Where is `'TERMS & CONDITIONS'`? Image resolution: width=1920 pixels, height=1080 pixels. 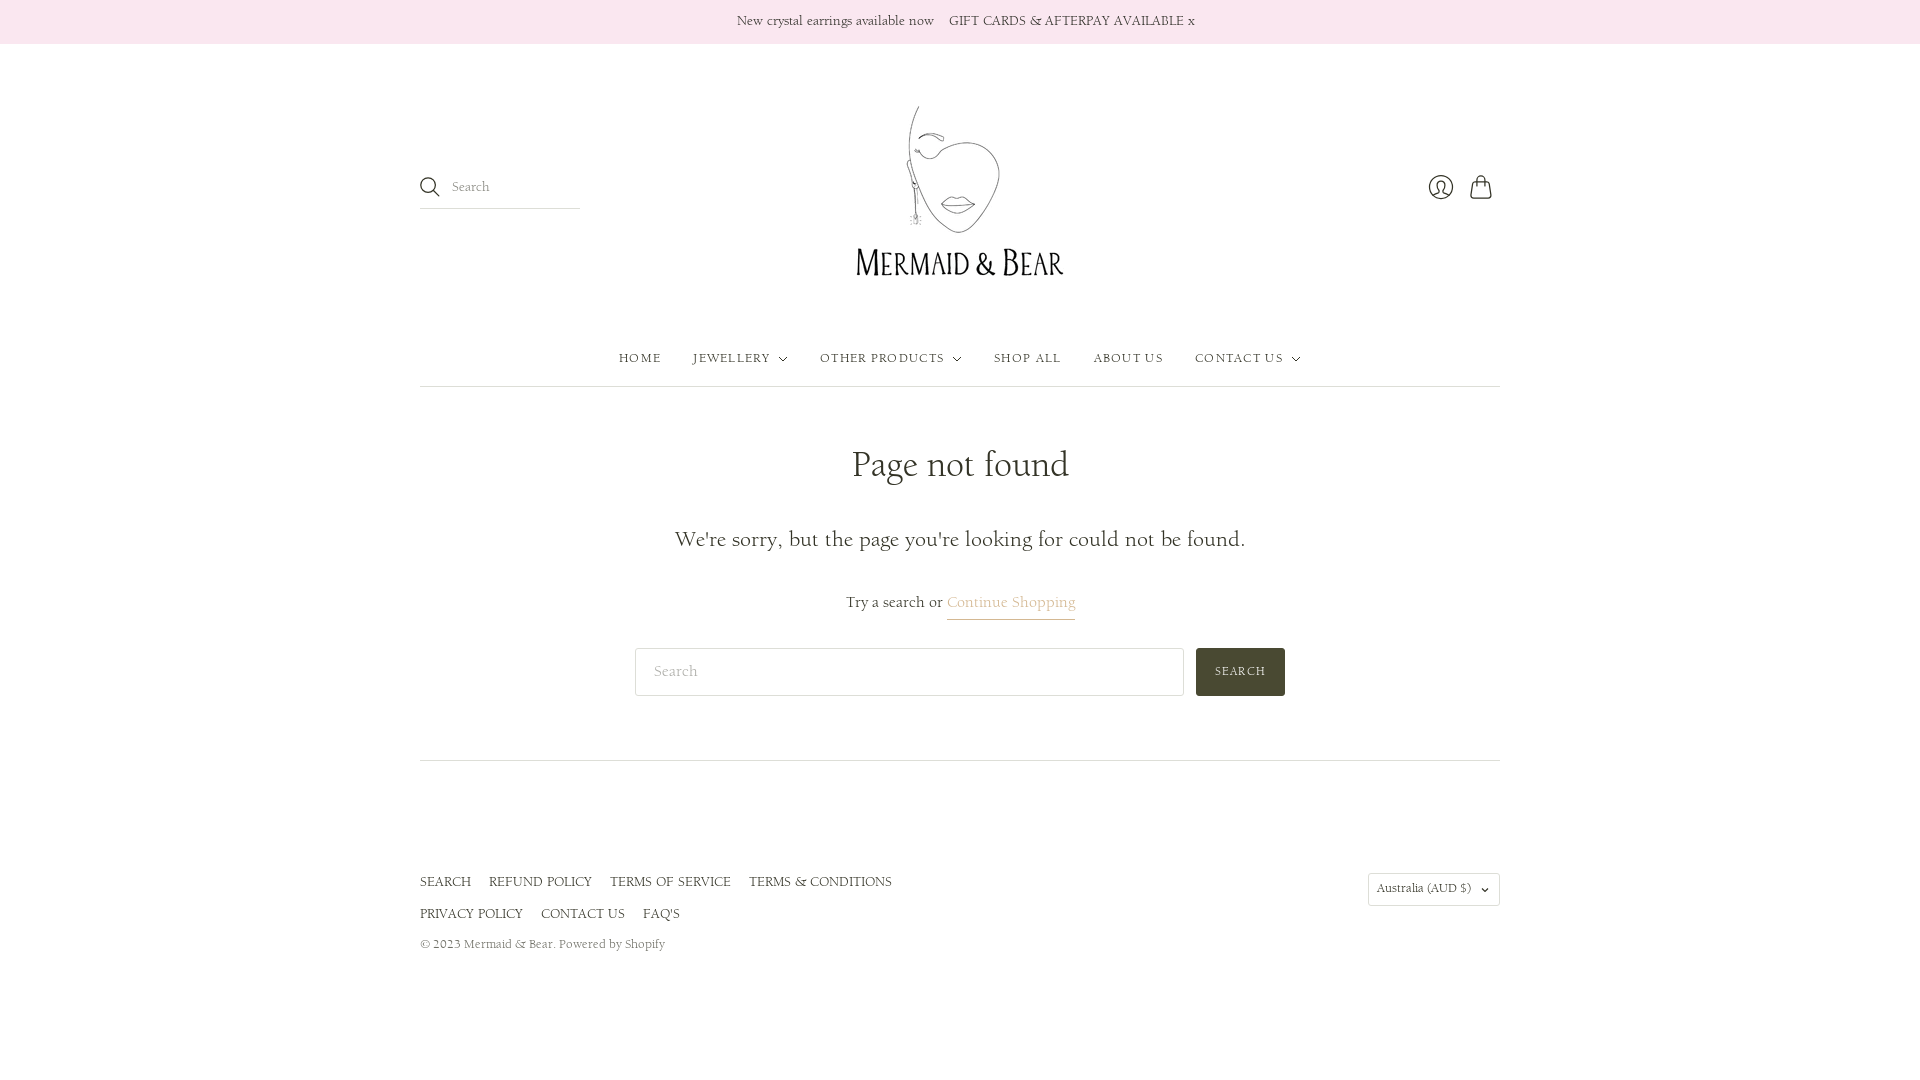
'TERMS & CONDITIONS' is located at coordinates (747, 881).